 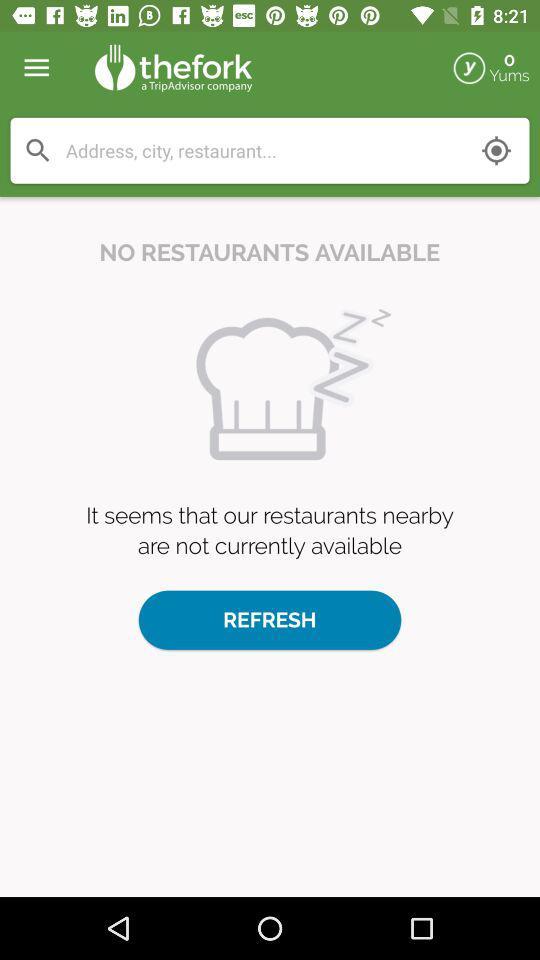 I want to click on mark my location, so click(x=495, y=149).